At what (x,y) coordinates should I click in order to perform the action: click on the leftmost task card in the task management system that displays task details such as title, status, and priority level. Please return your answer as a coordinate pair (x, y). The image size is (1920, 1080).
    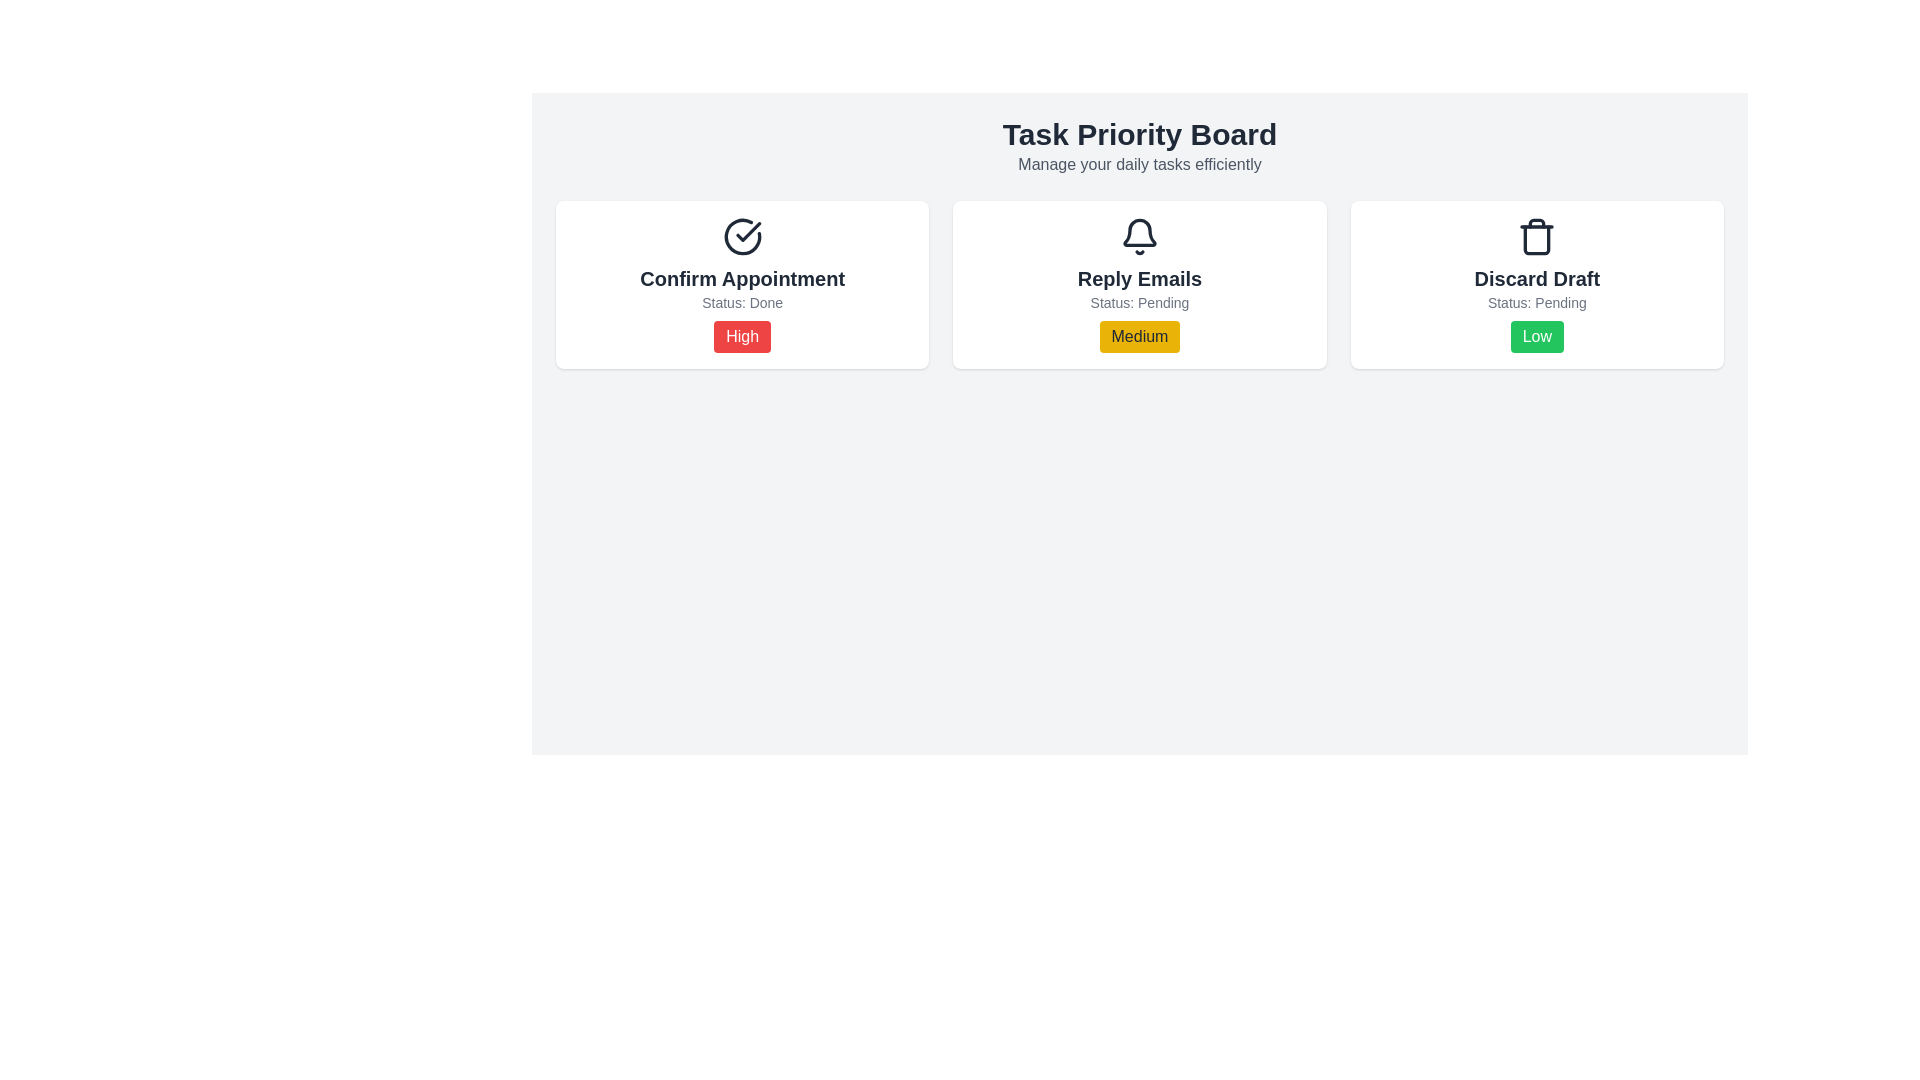
    Looking at the image, I should click on (741, 285).